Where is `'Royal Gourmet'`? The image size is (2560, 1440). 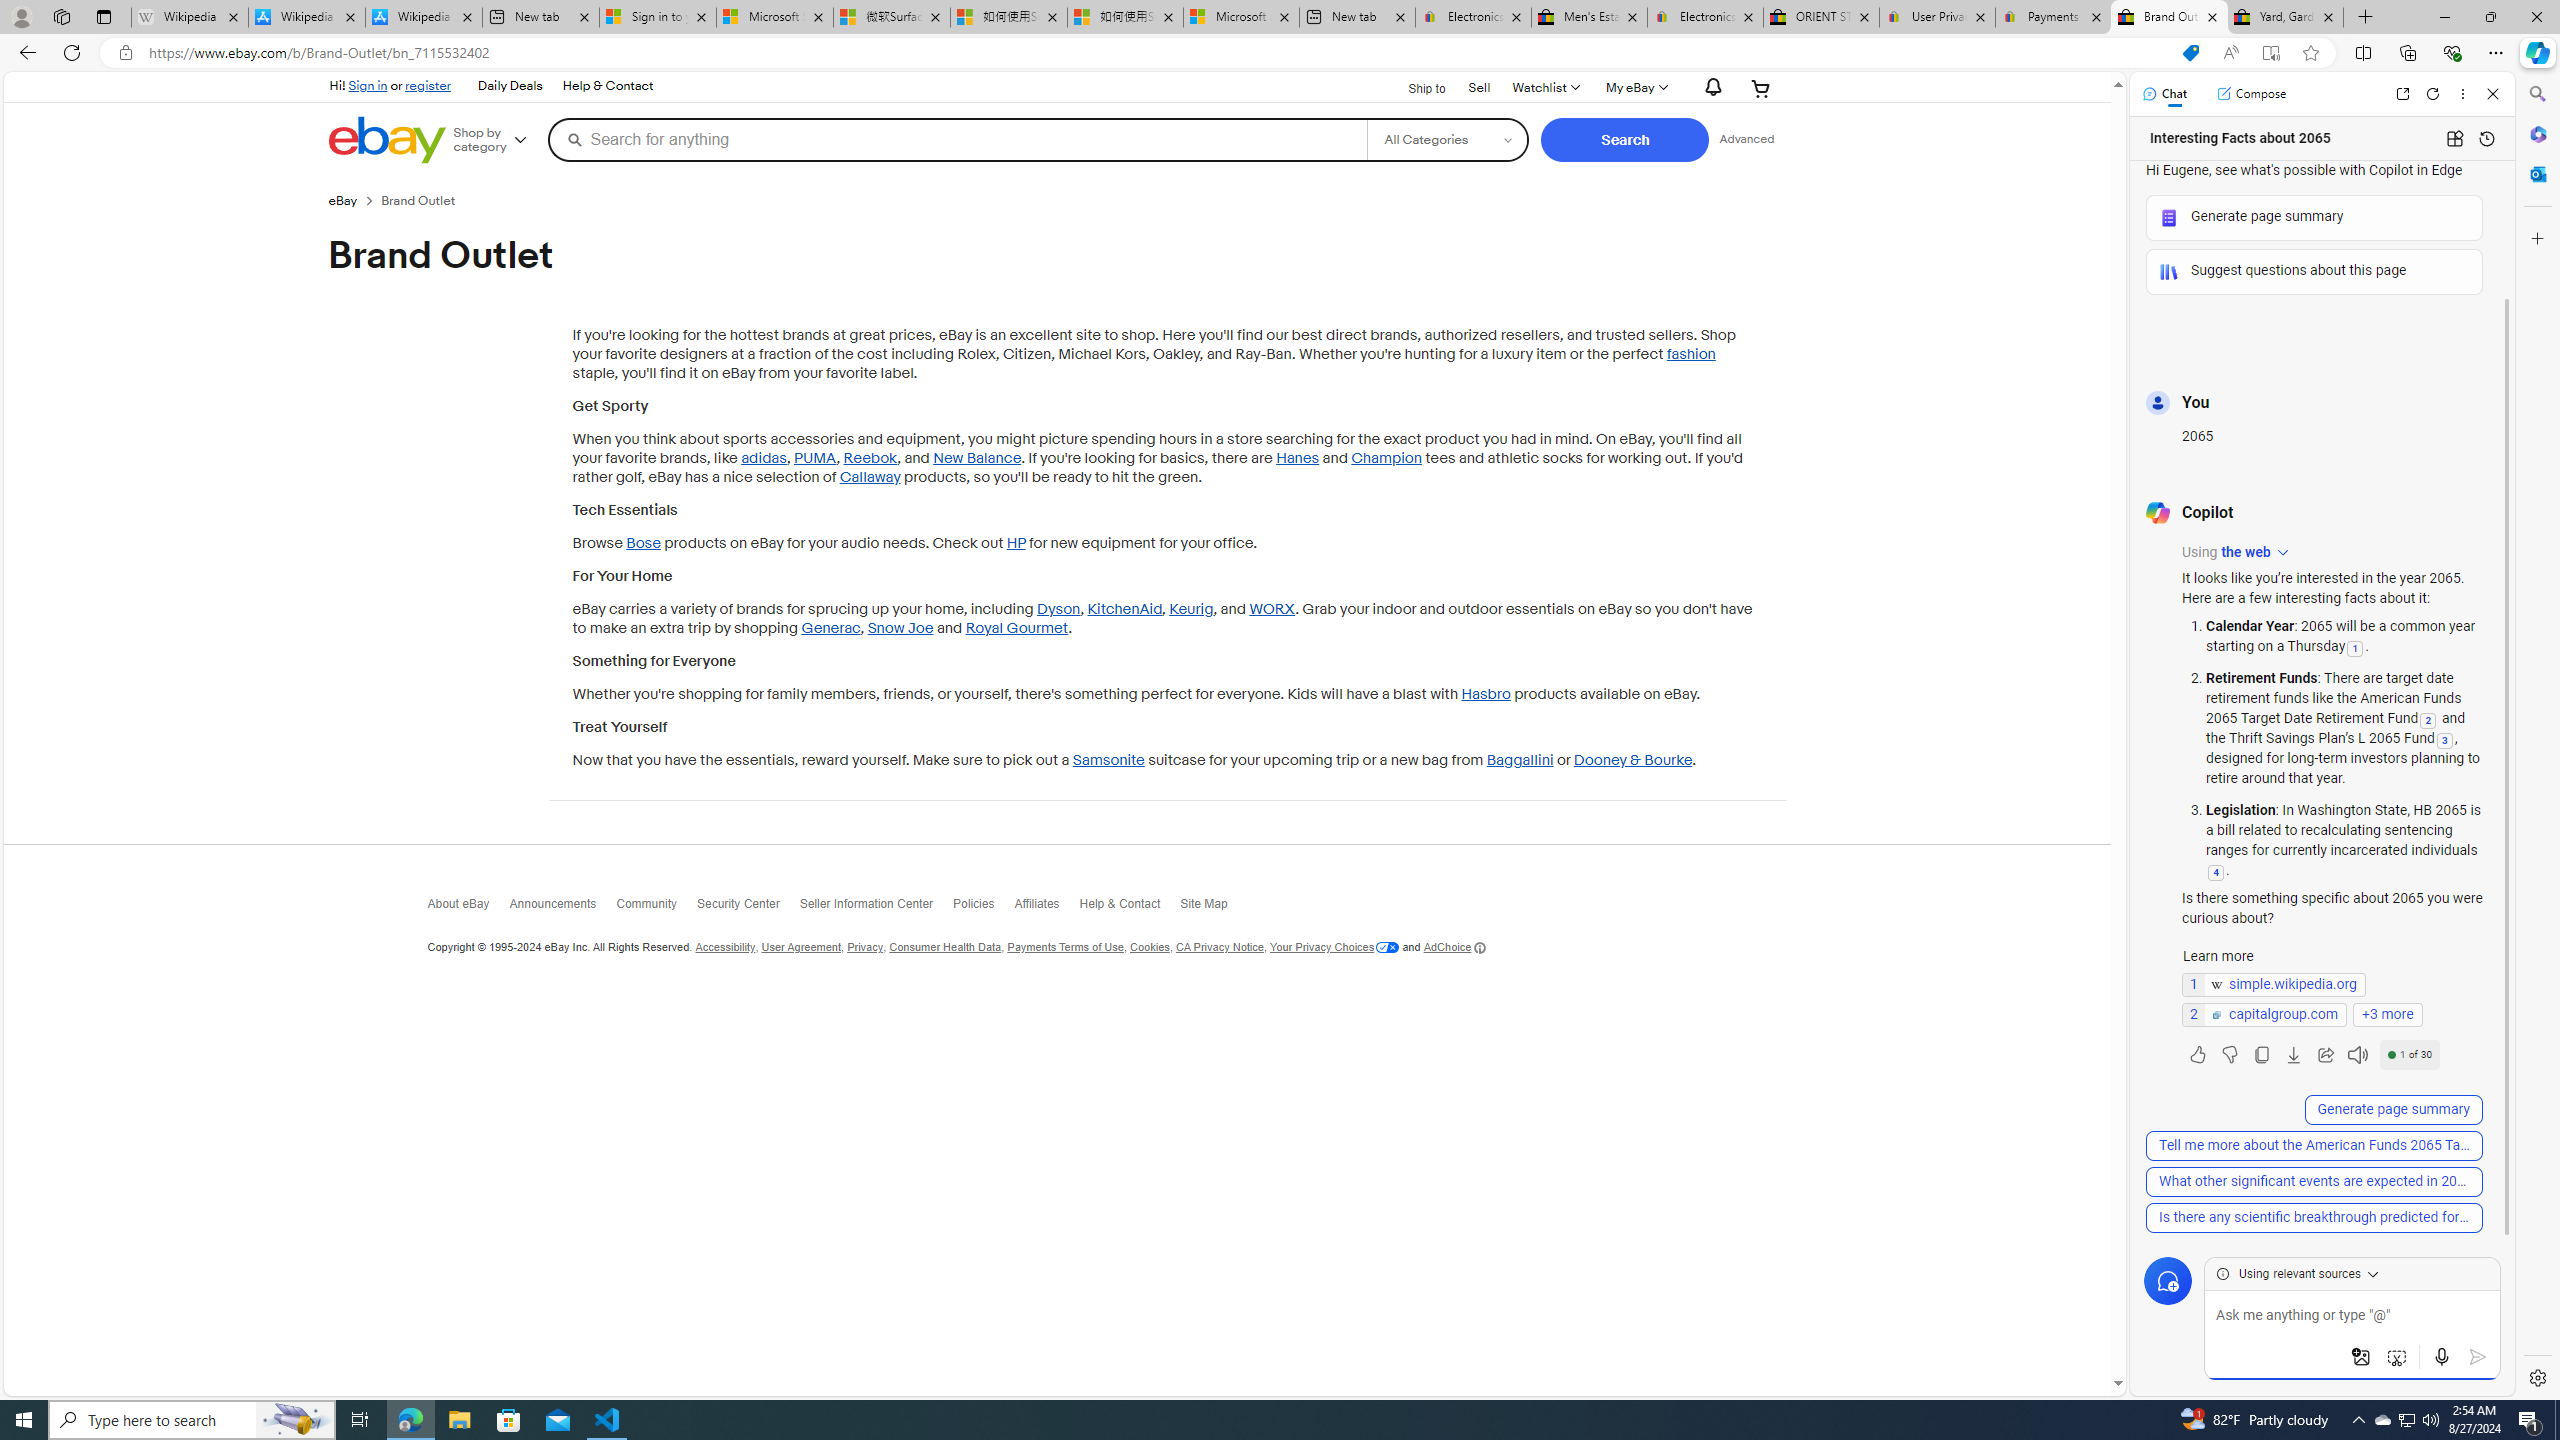 'Royal Gourmet' is located at coordinates (1016, 628).